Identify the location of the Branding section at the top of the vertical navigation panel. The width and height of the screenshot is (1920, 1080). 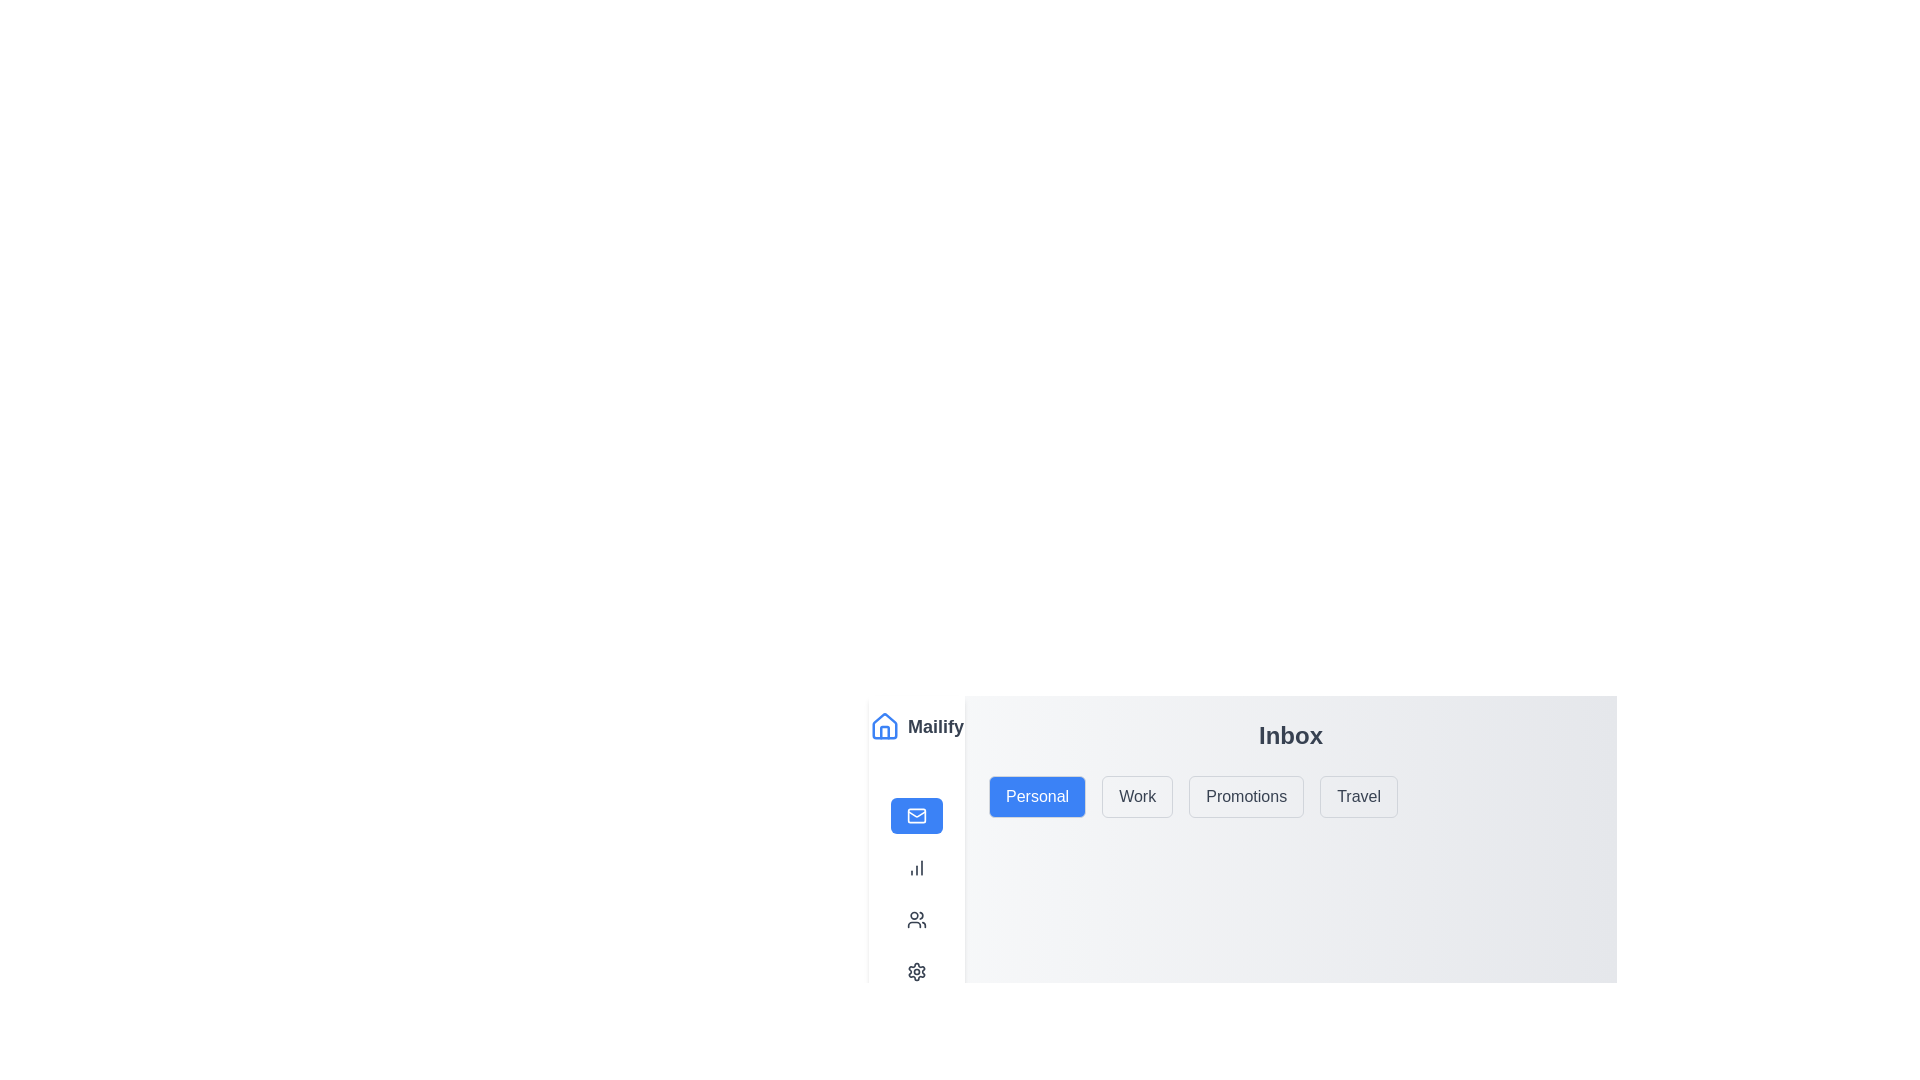
(915, 726).